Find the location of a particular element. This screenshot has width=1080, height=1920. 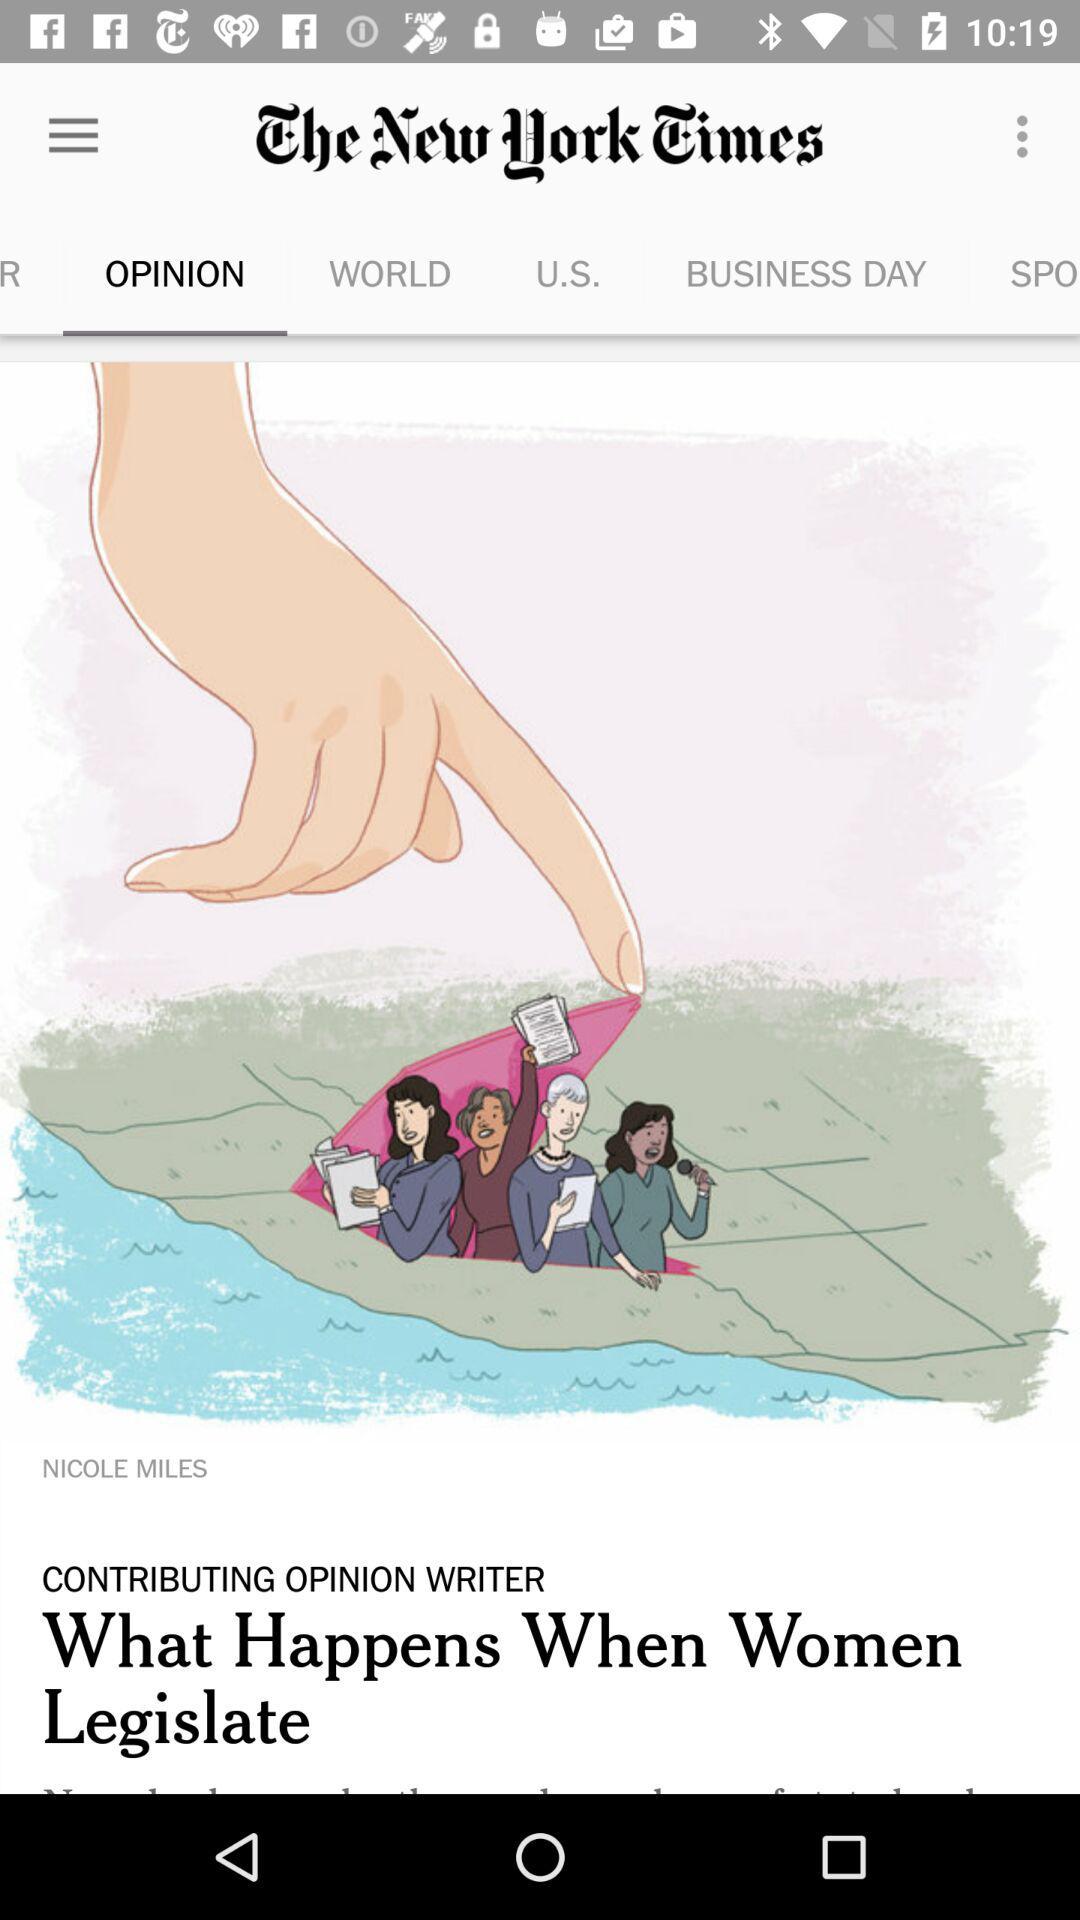

the icon to the left of the sports is located at coordinates (804, 272).